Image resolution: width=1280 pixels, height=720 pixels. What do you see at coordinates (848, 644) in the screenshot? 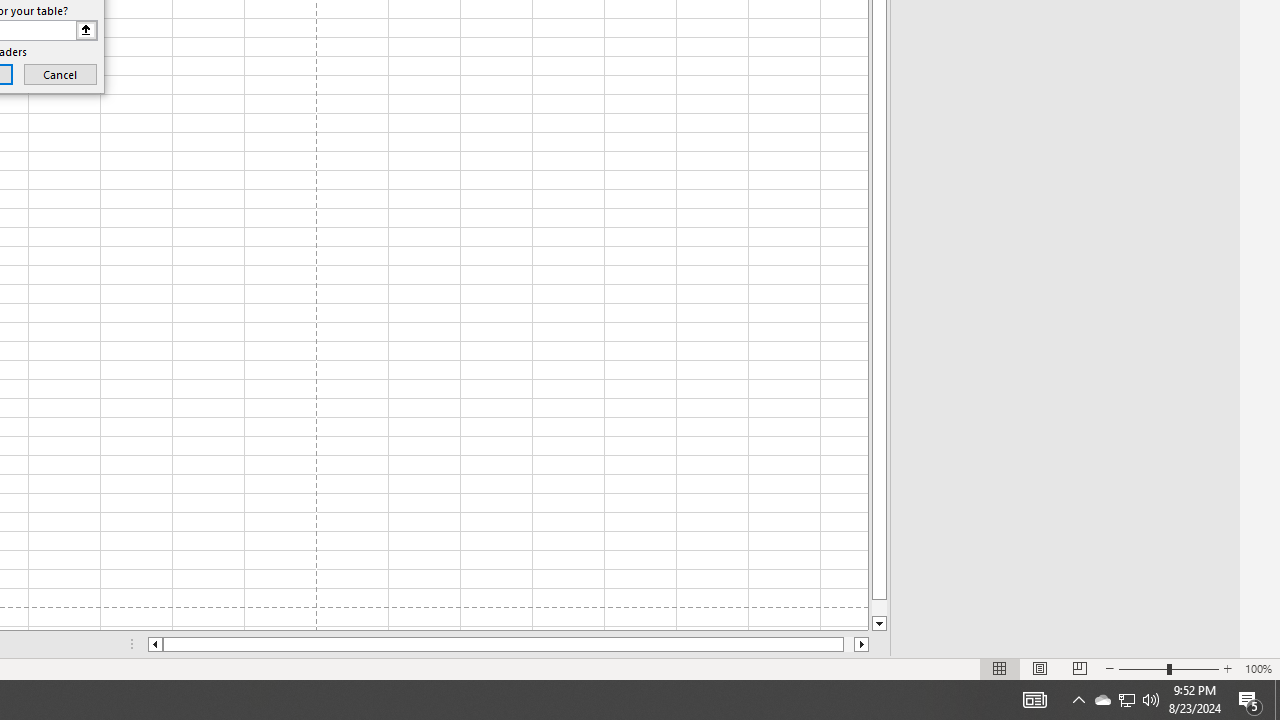
I see `'Page right'` at bounding box center [848, 644].